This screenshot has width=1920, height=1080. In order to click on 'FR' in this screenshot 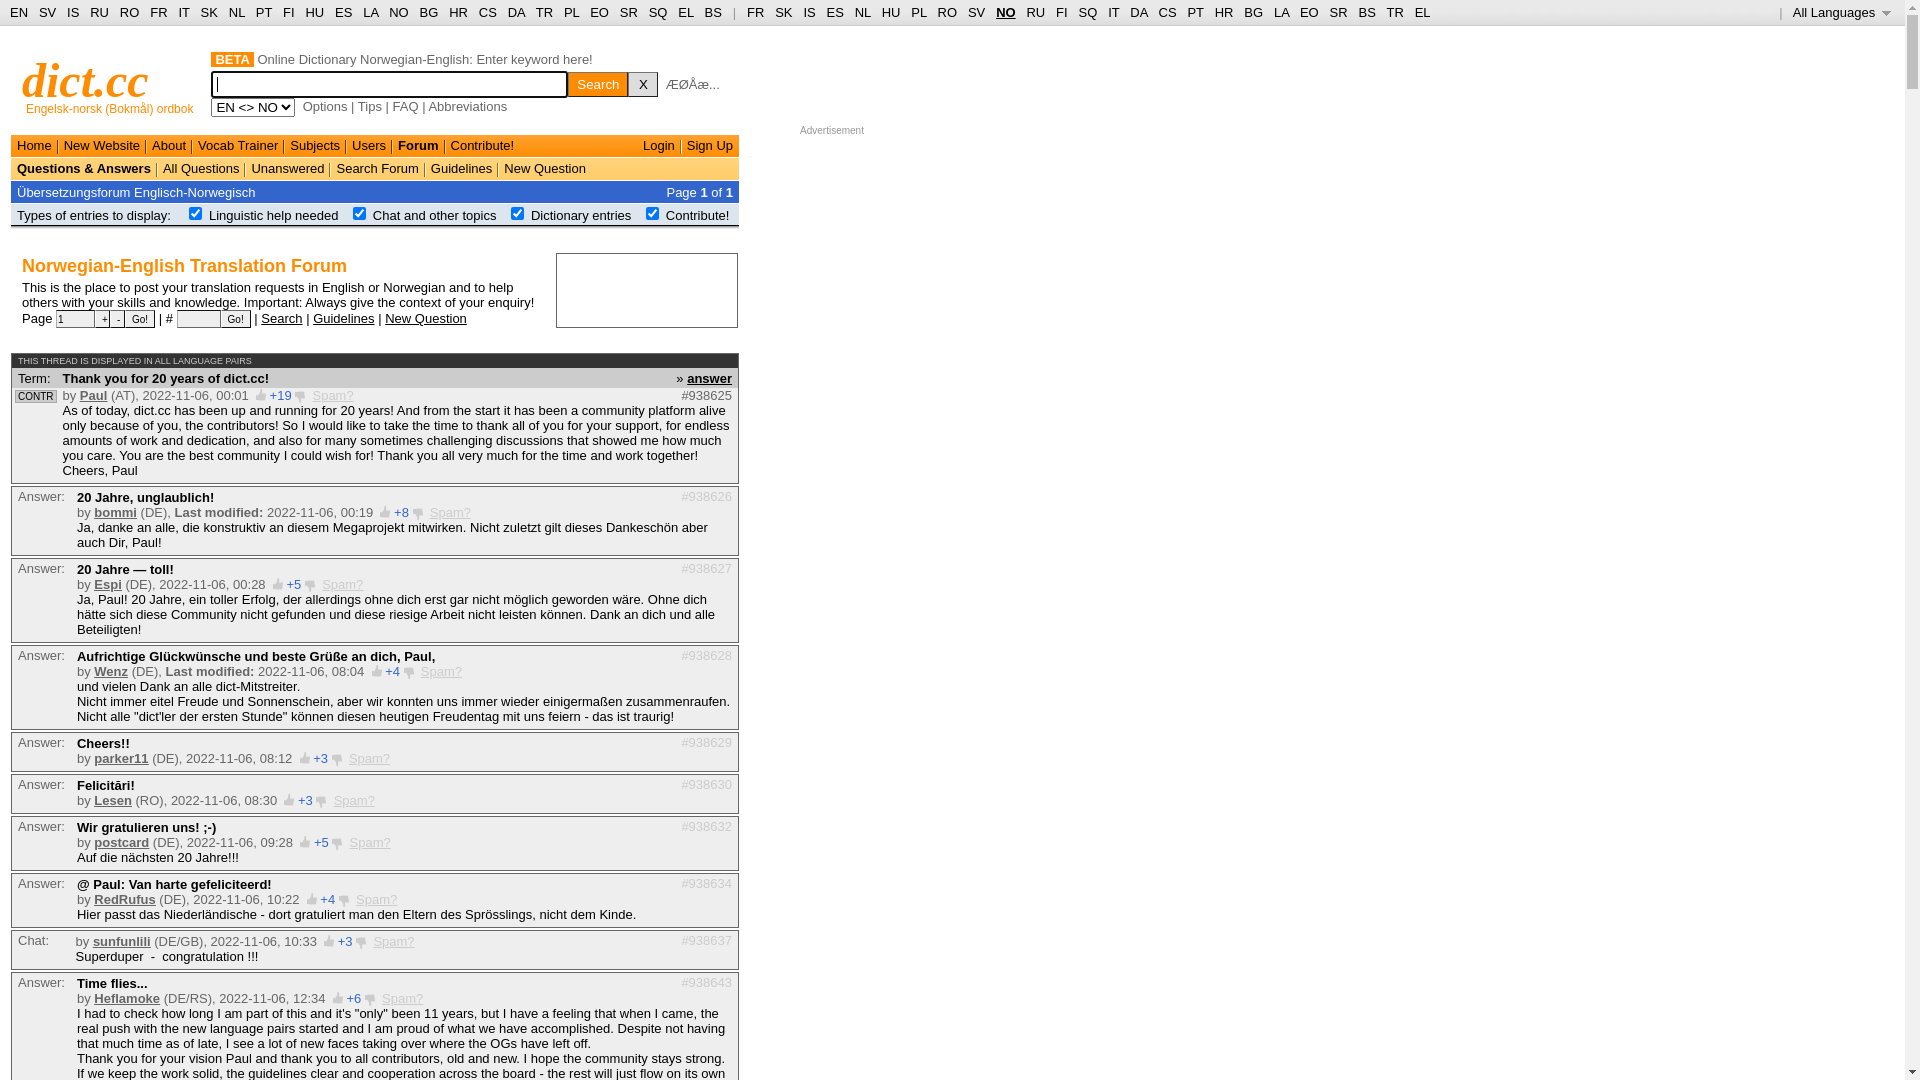, I will do `click(754, 12)`.